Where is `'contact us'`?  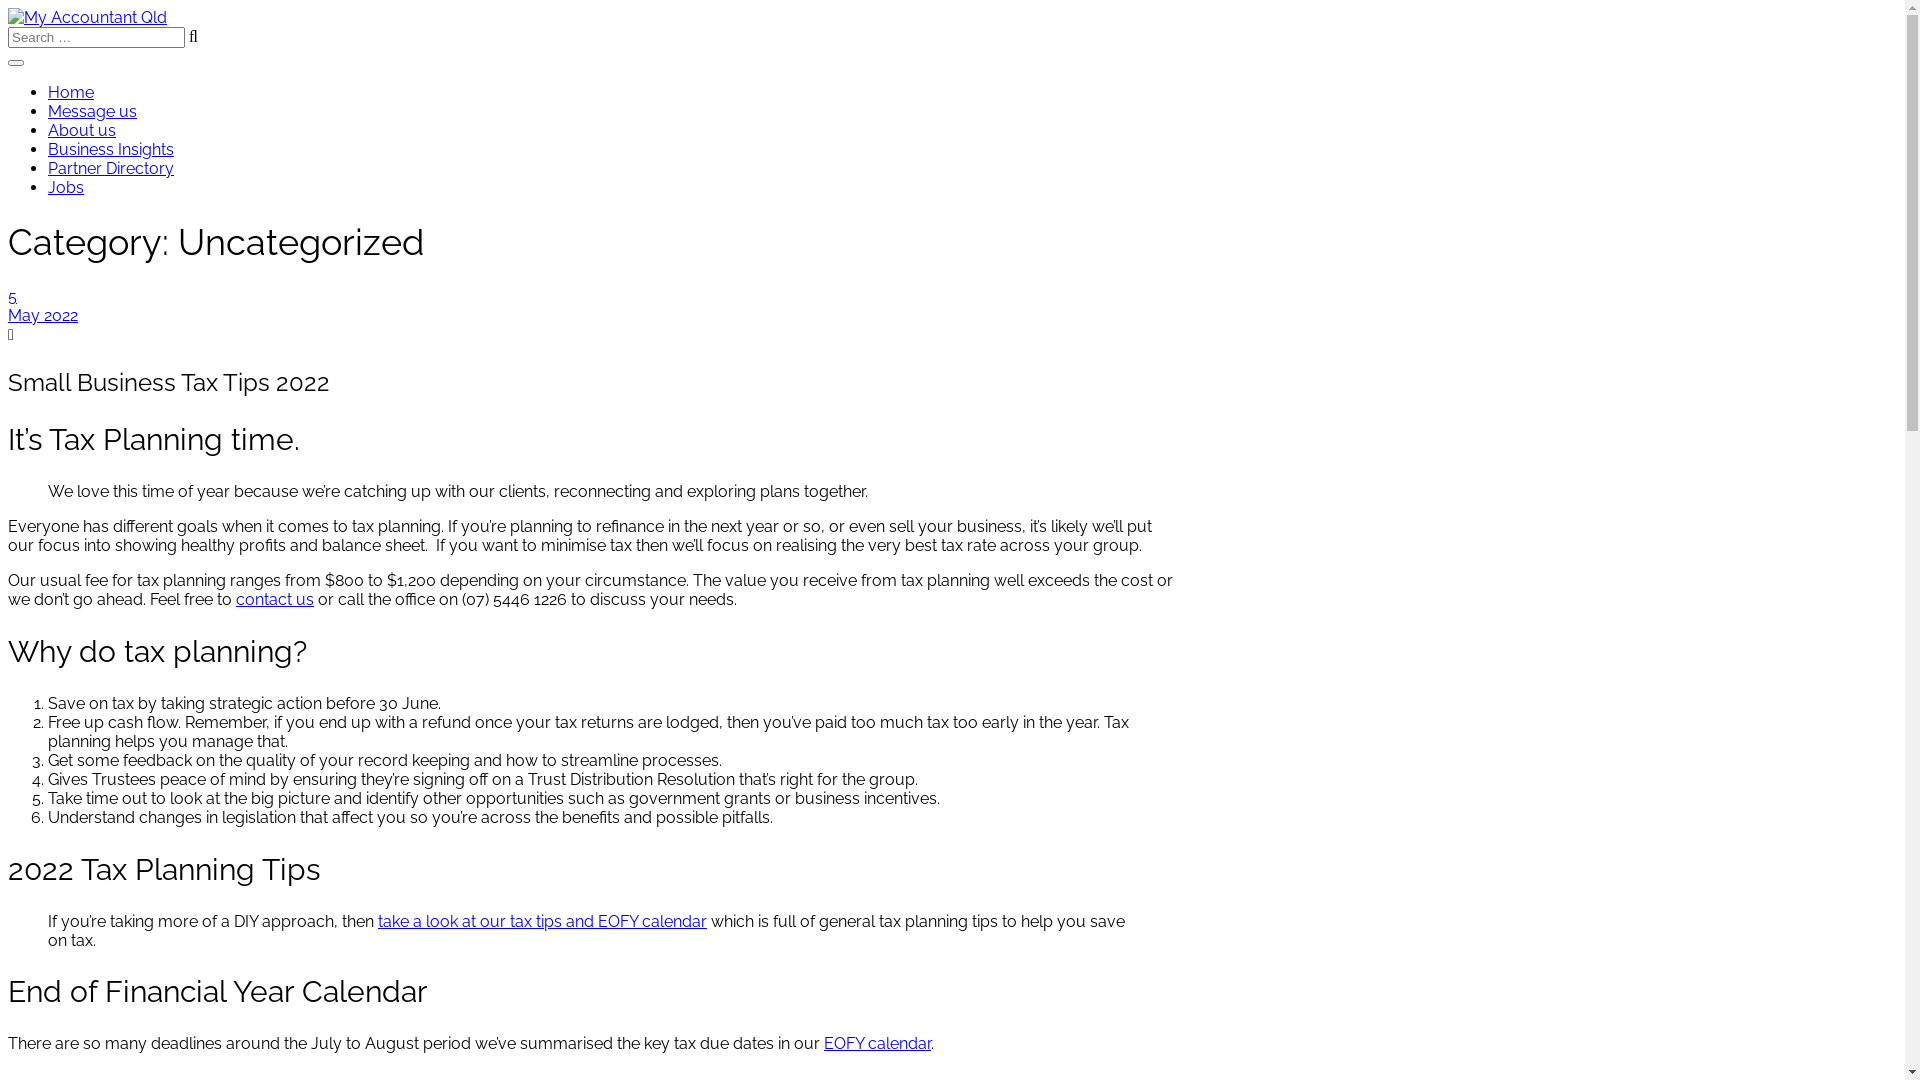
'contact us' is located at coordinates (273, 598).